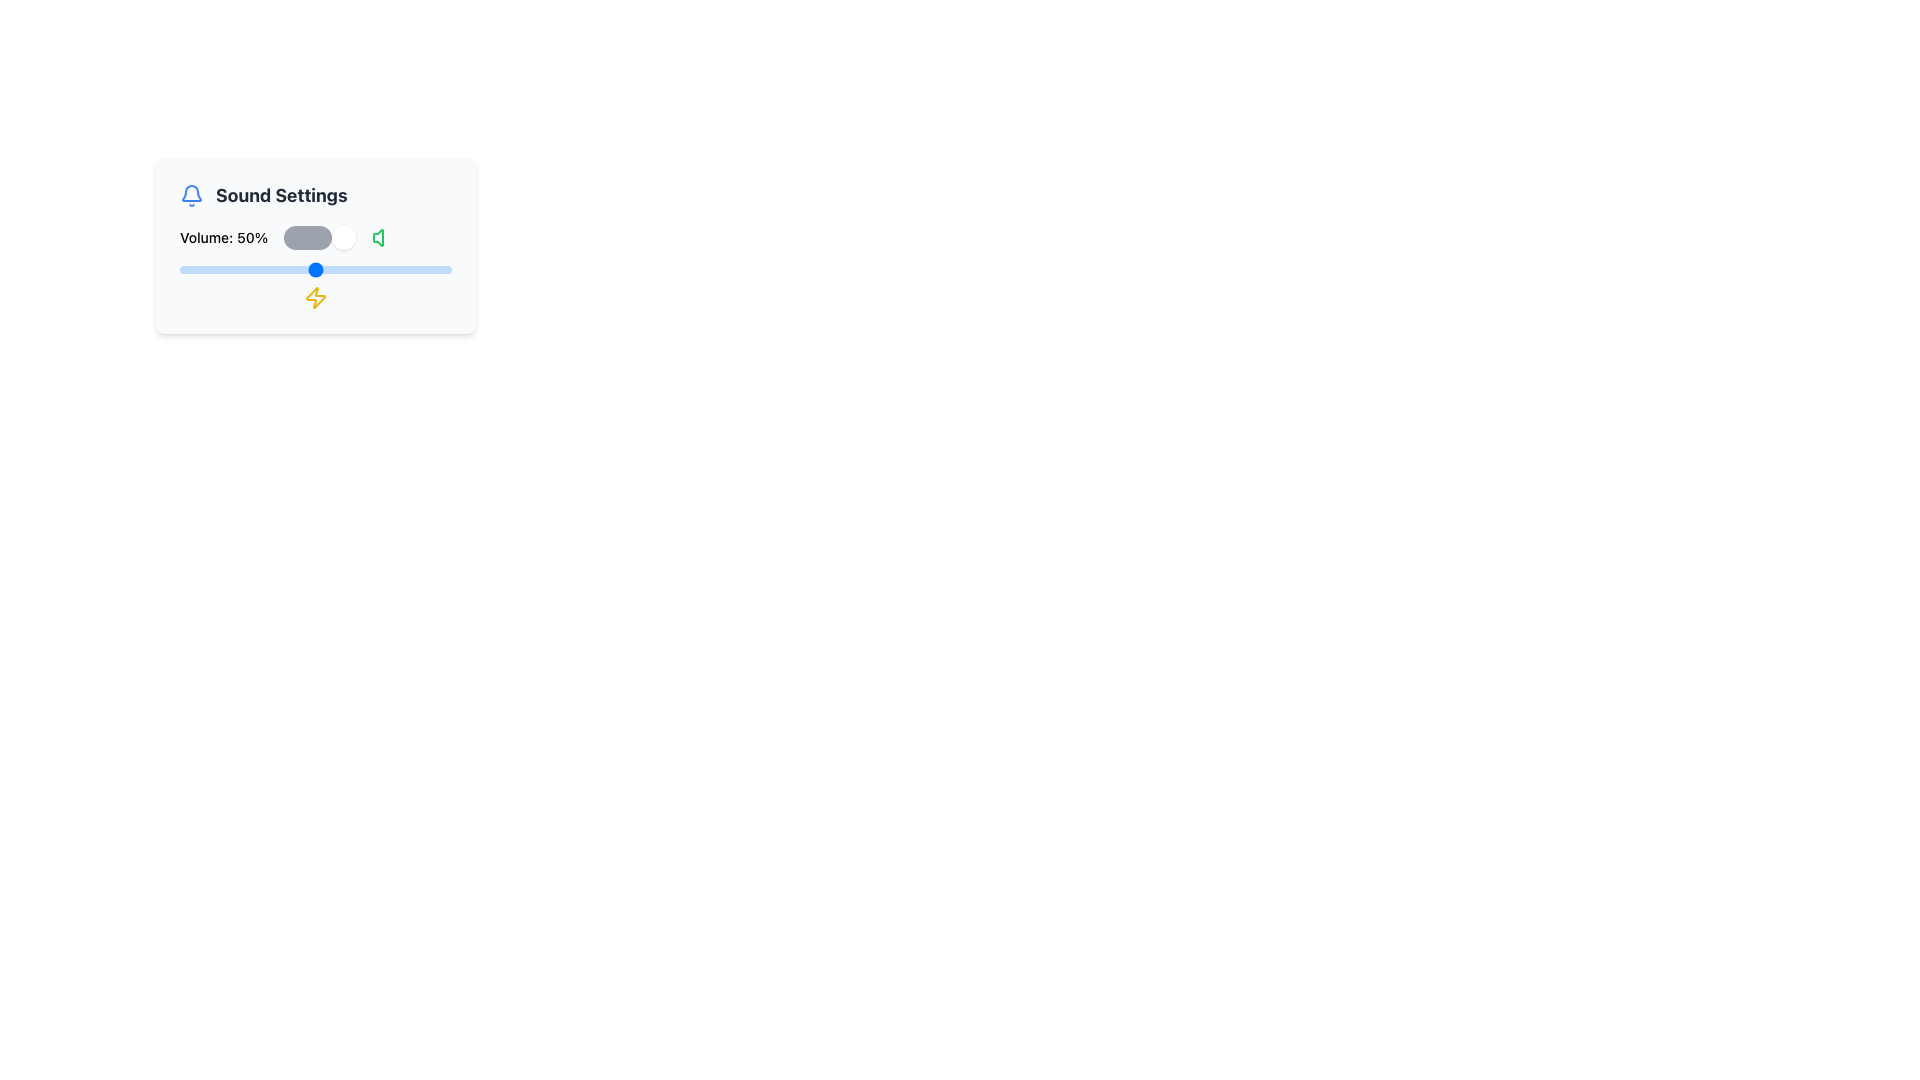 The width and height of the screenshot is (1920, 1080). I want to click on the notification bell icon located near the top-right region of the interface by clicking on it, so click(192, 193).